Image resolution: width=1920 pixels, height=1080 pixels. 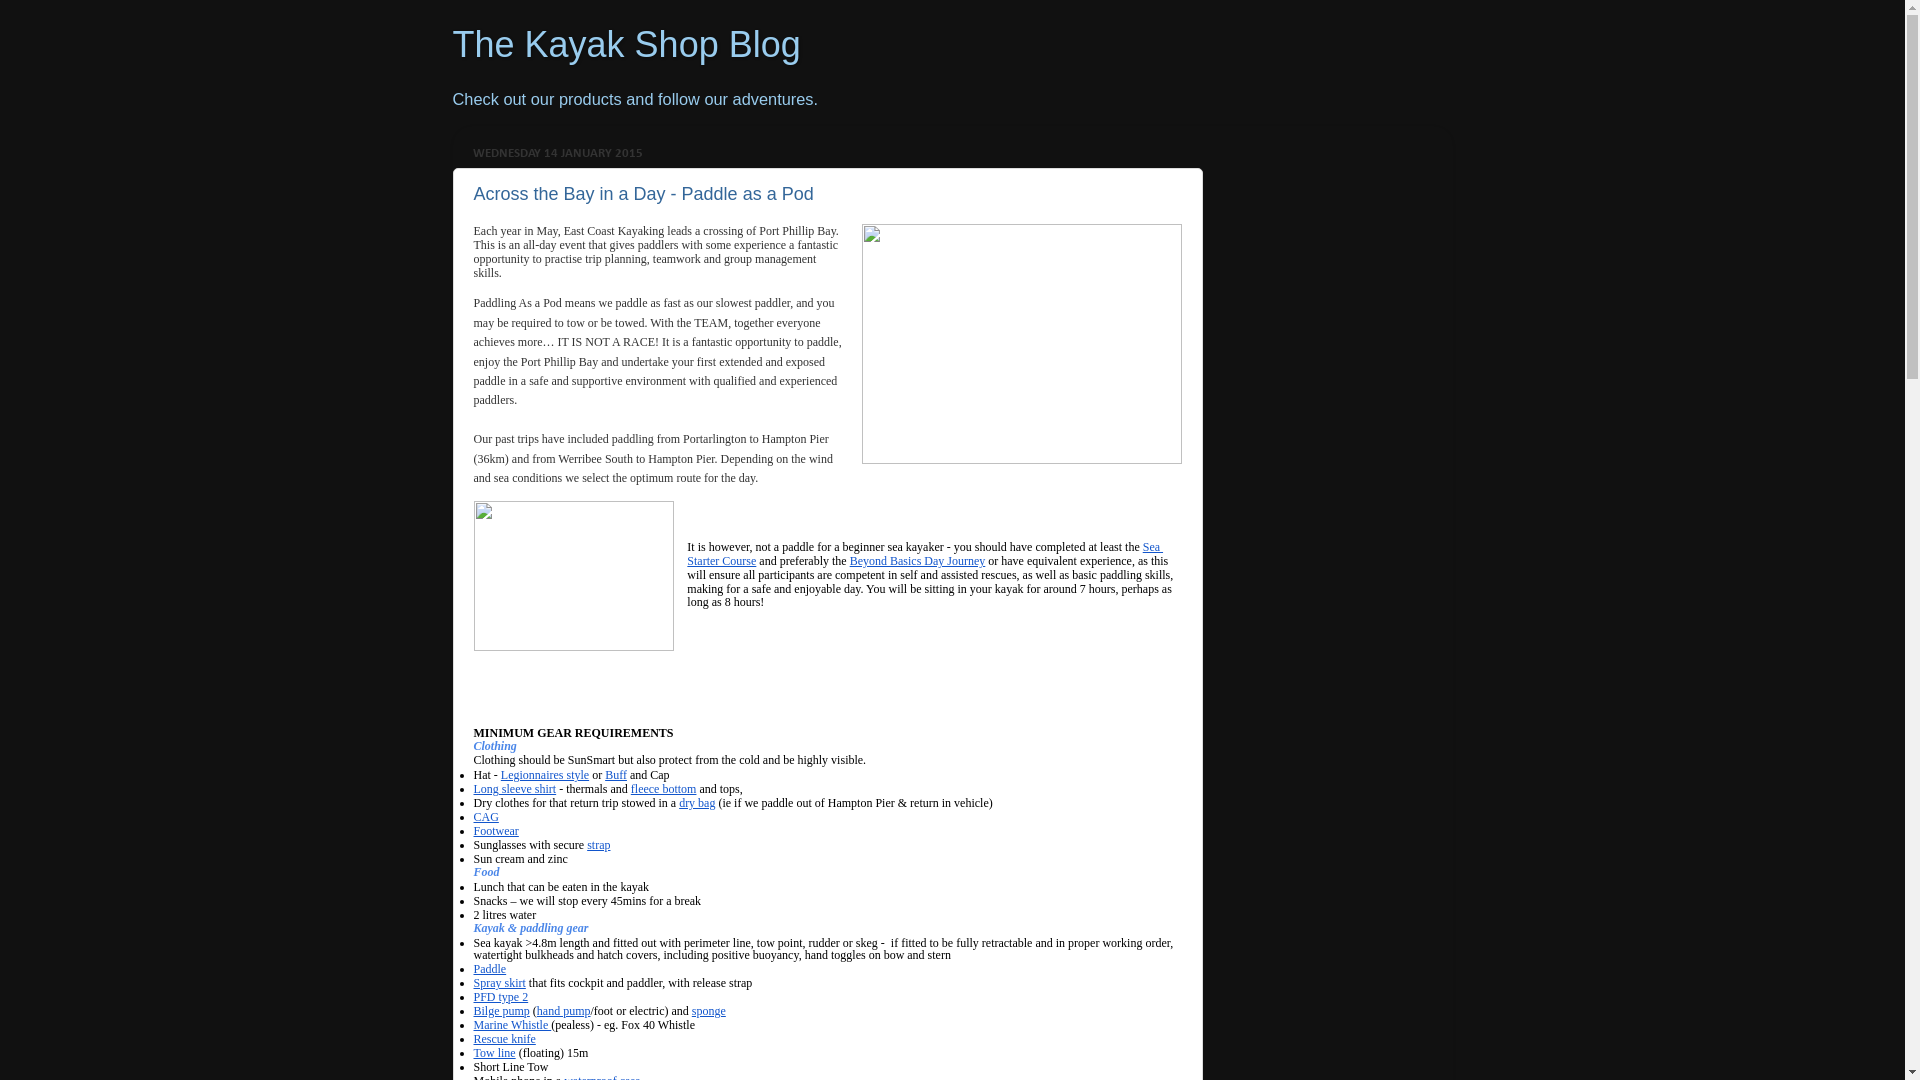 What do you see at coordinates (624, 44) in the screenshot?
I see `'The Kayak Shop Blog'` at bounding box center [624, 44].